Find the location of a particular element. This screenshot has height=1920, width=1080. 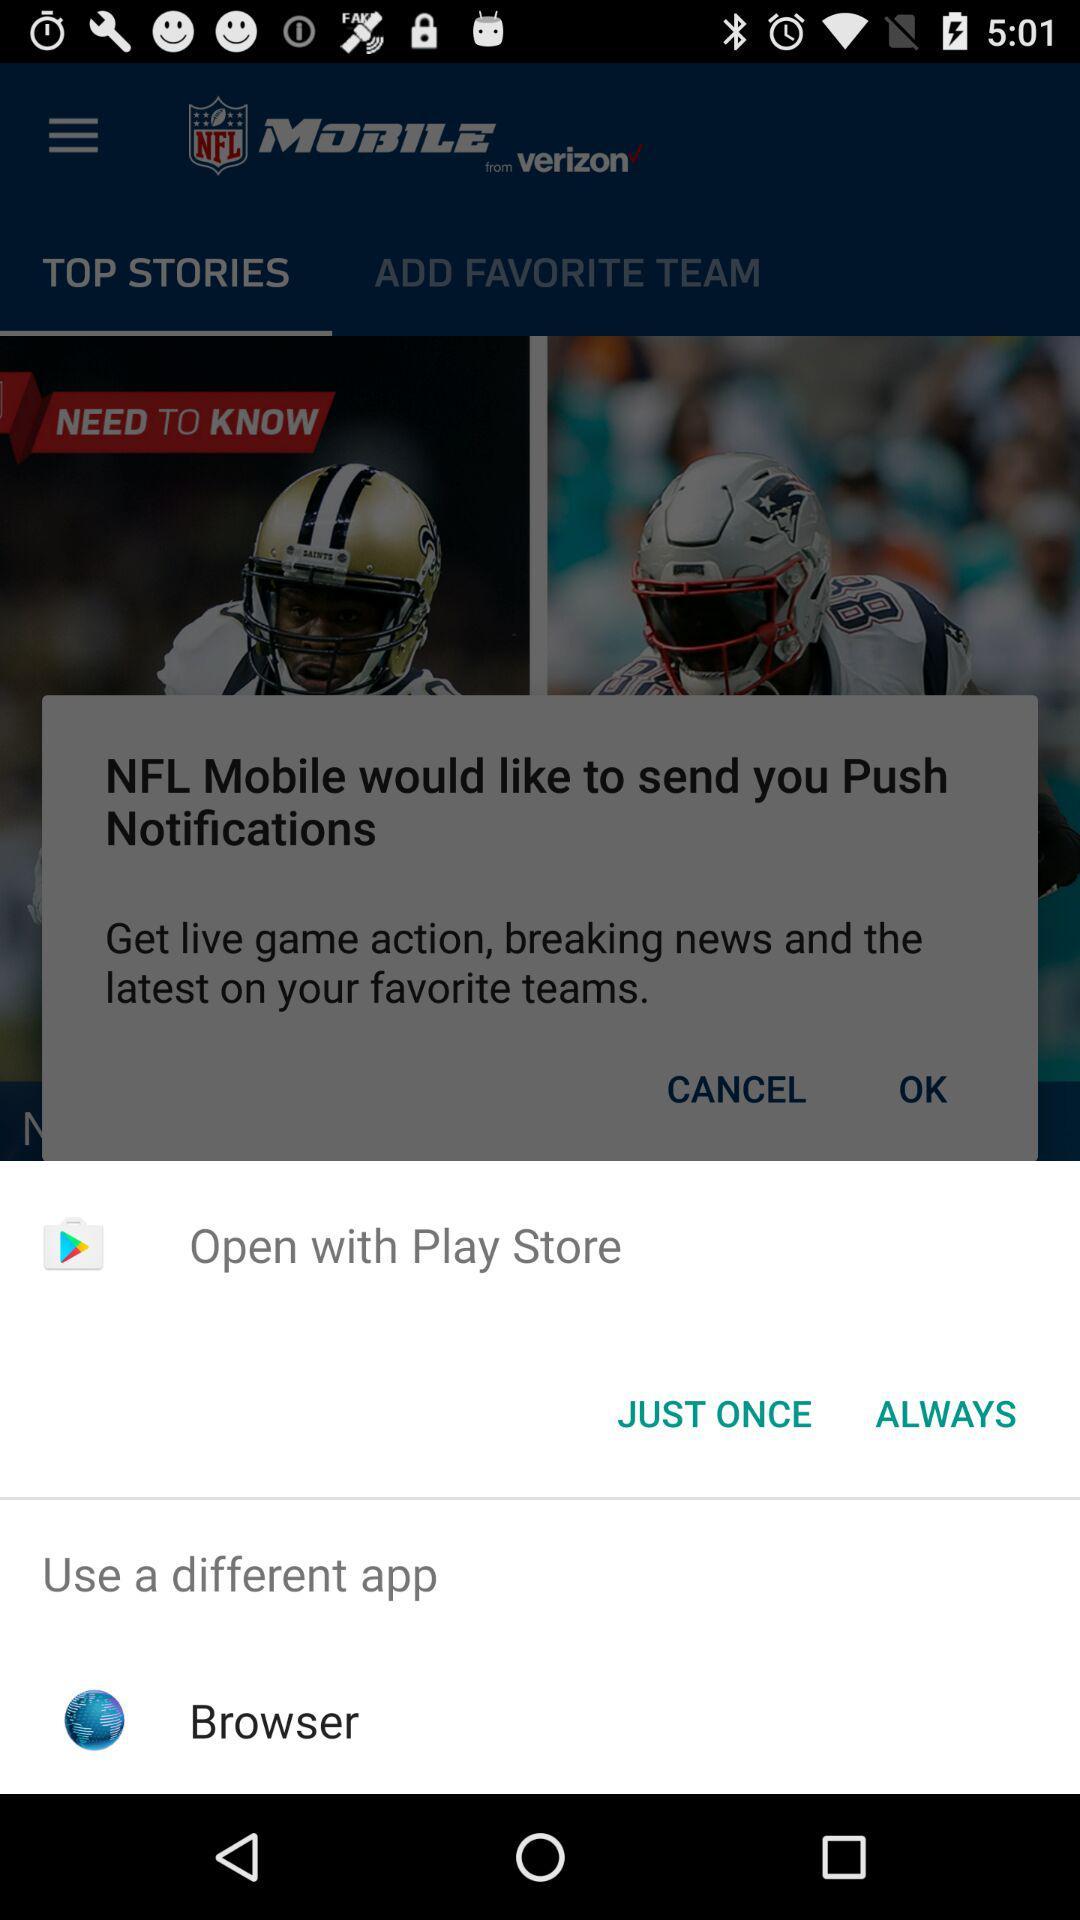

icon next to the just once button is located at coordinates (945, 1411).